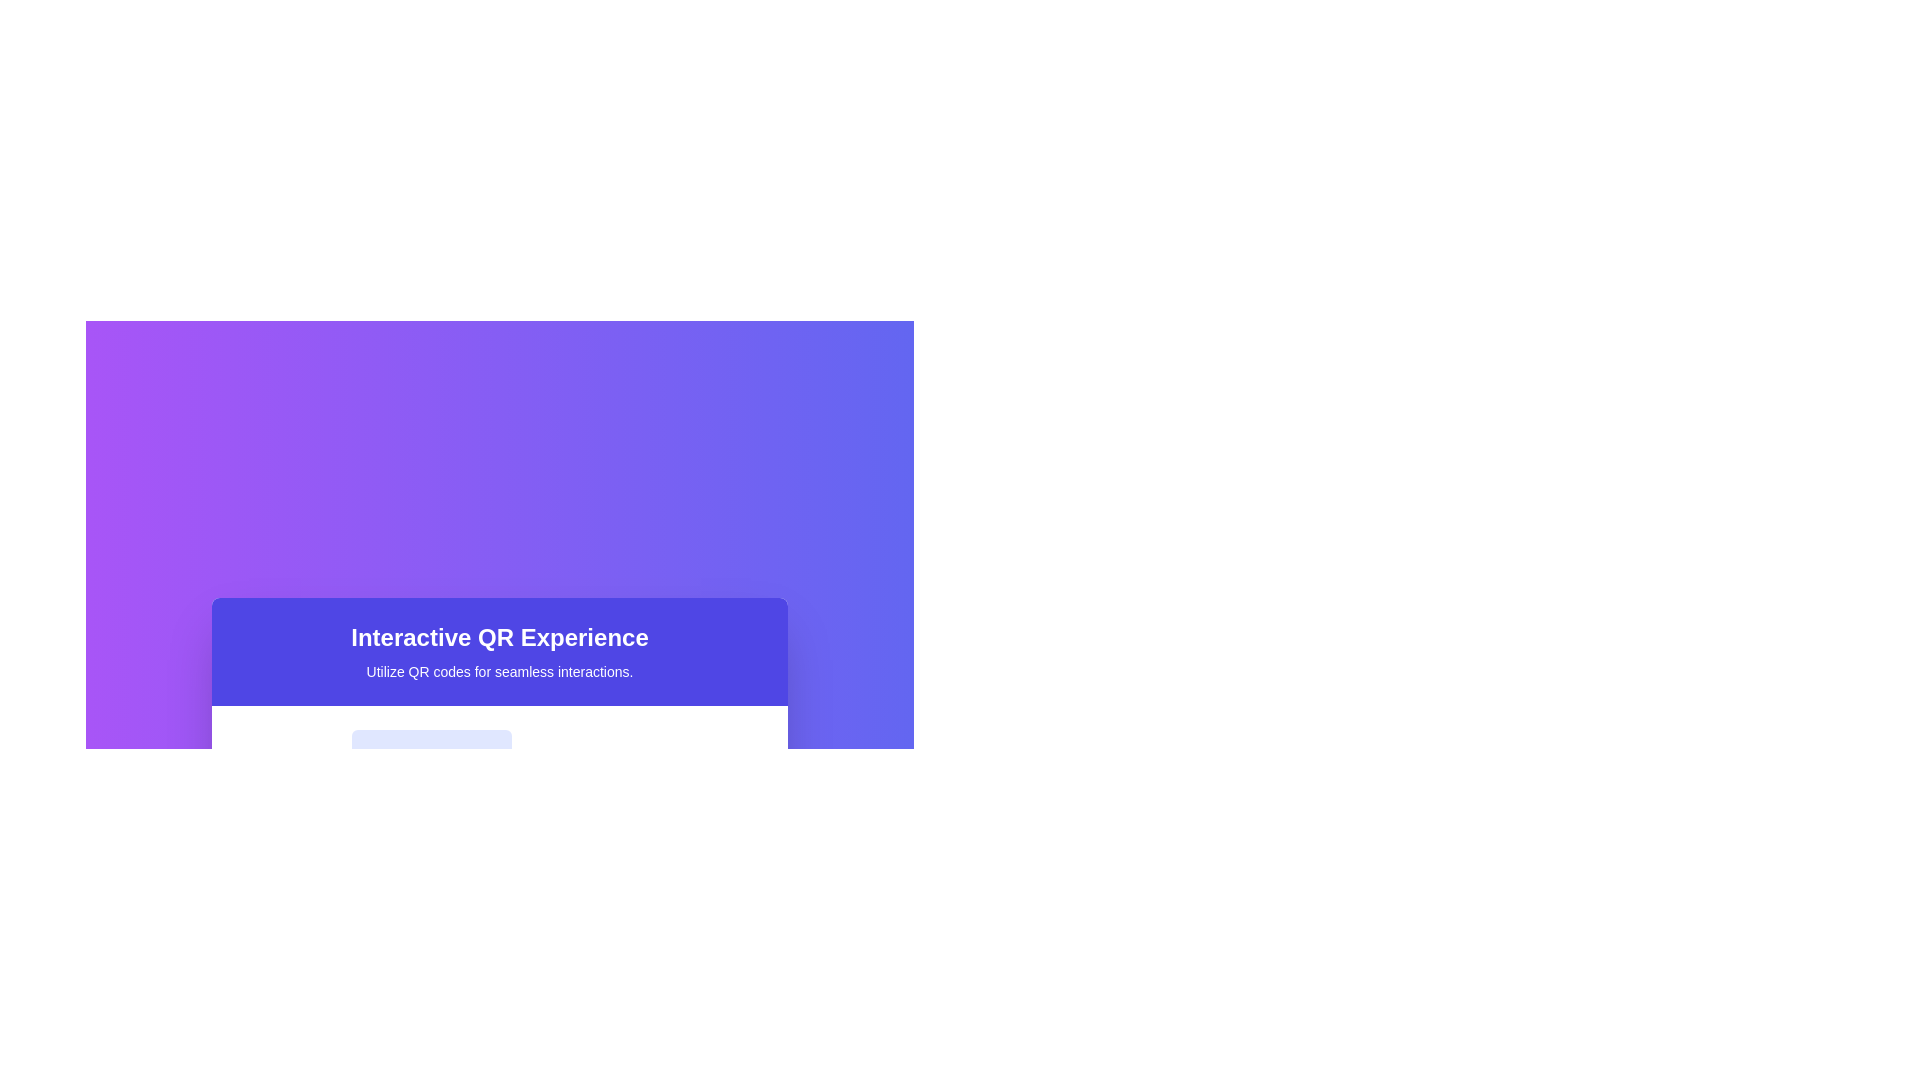  What do you see at coordinates (431, 810) in the screenshot?
I see `QR code icon for accessibility features, which is a minimalistic indigo square grid icon located below the 'Interactive QR Experience' panel` at bounding box center [431, 810].